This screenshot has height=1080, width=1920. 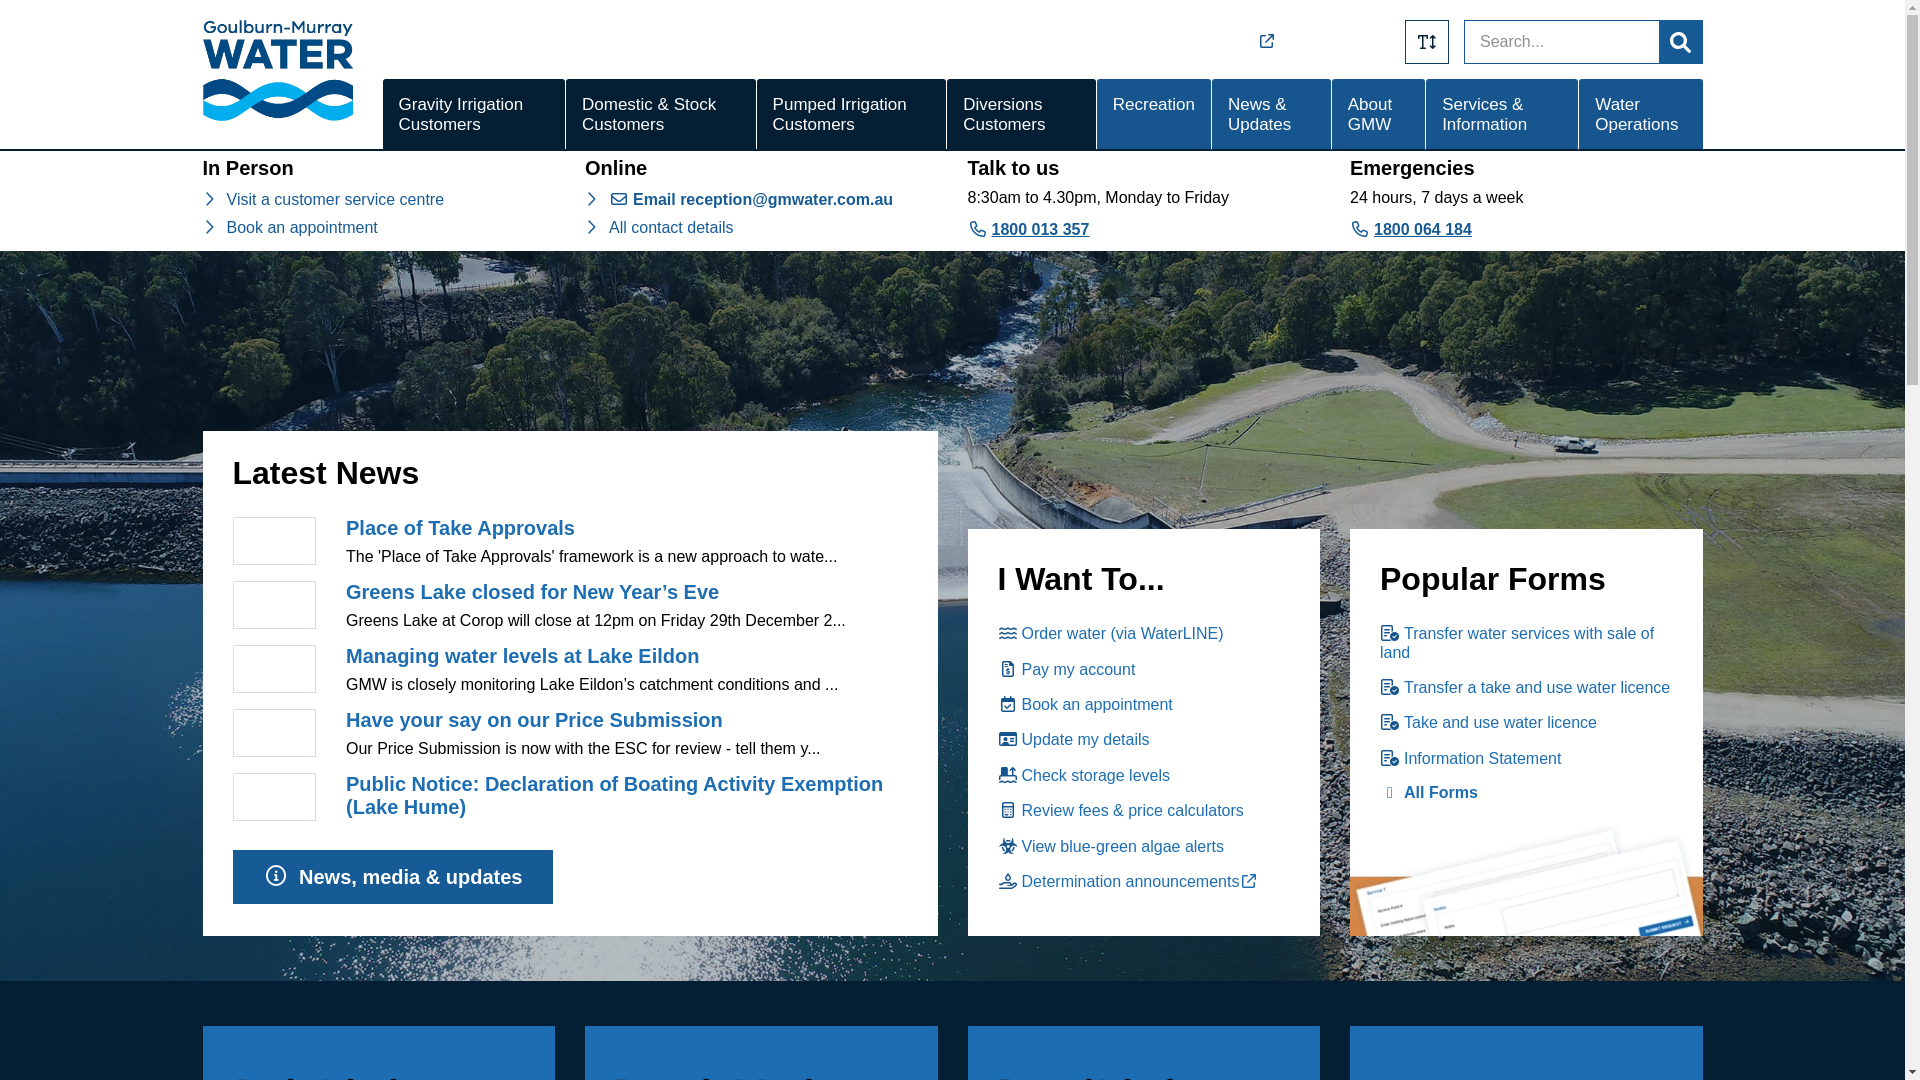 What do you see at coordinates (756, 115) in the screenshot?
I see `'Pumped Irrigation Customers'` at bounding box center [756, 115].